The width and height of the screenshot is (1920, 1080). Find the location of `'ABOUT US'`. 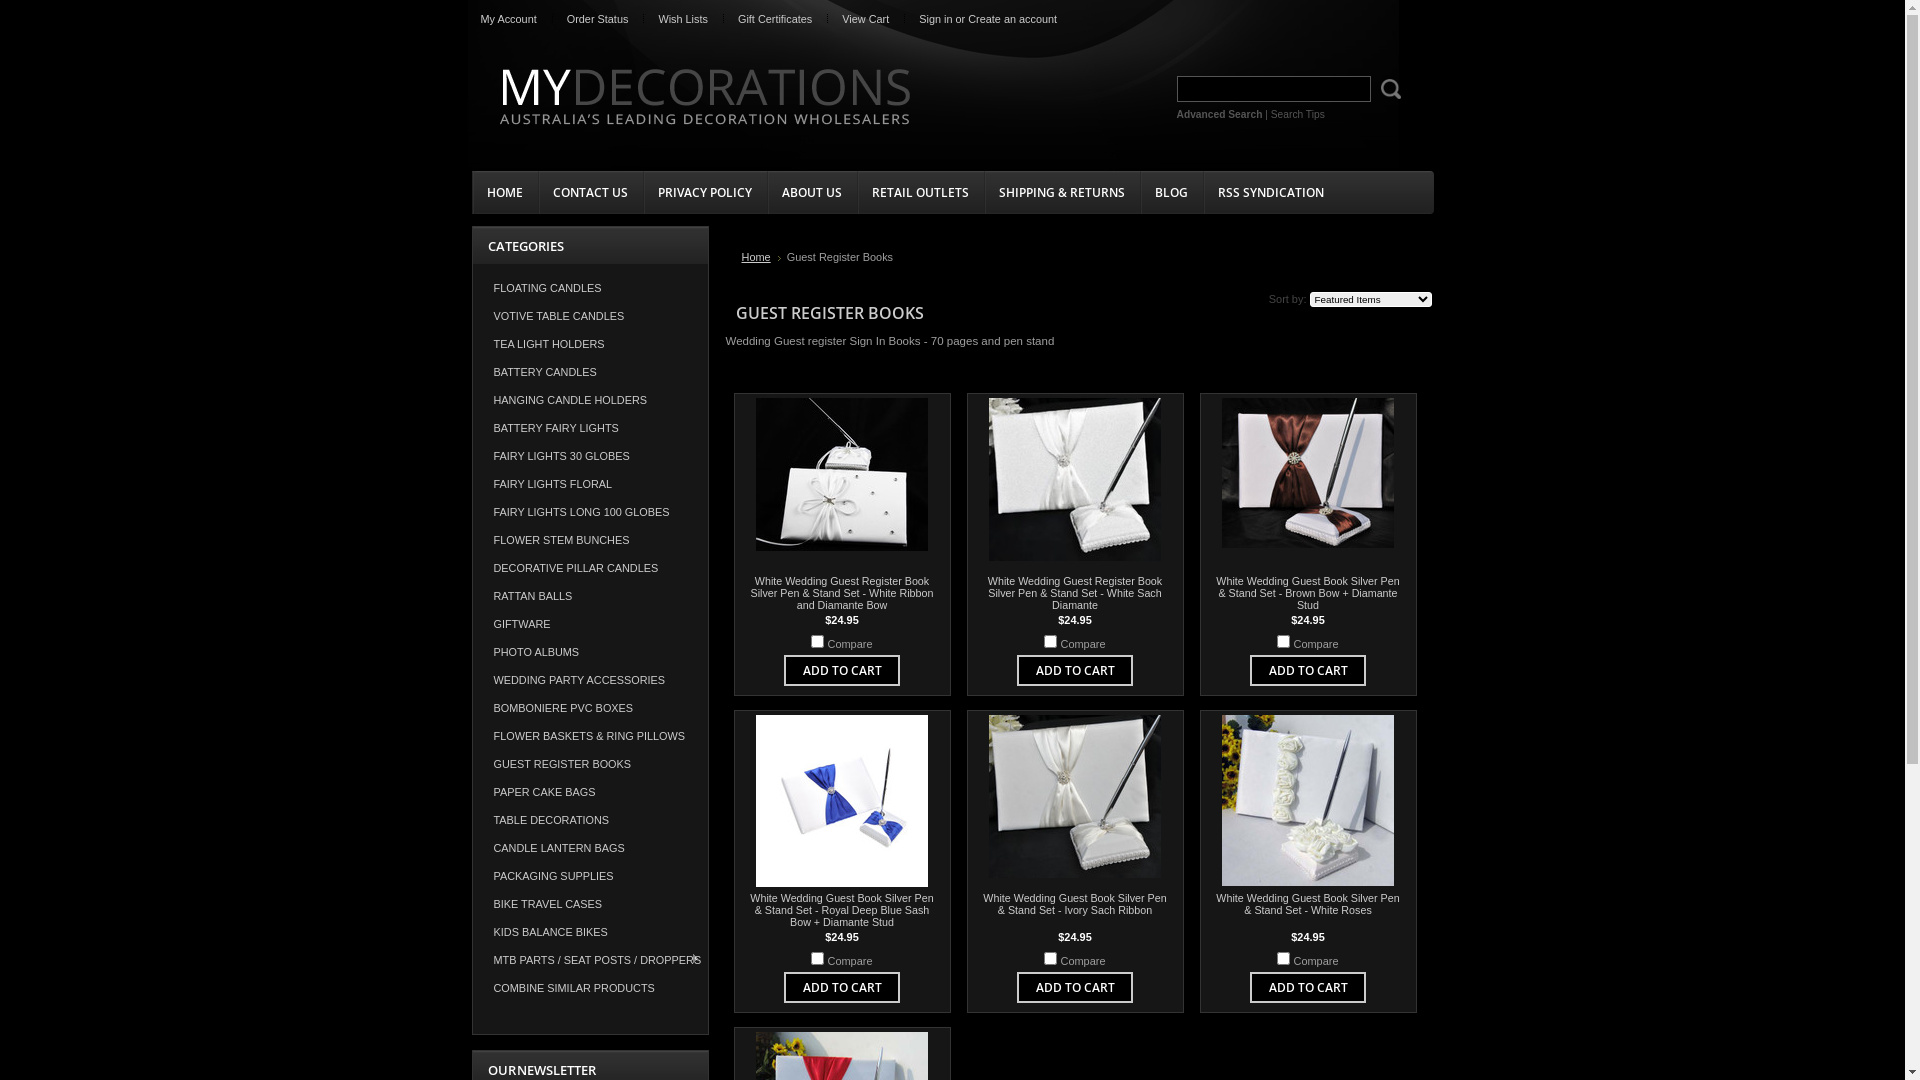

'ABOUT US' is located at coordinates (811, 192).